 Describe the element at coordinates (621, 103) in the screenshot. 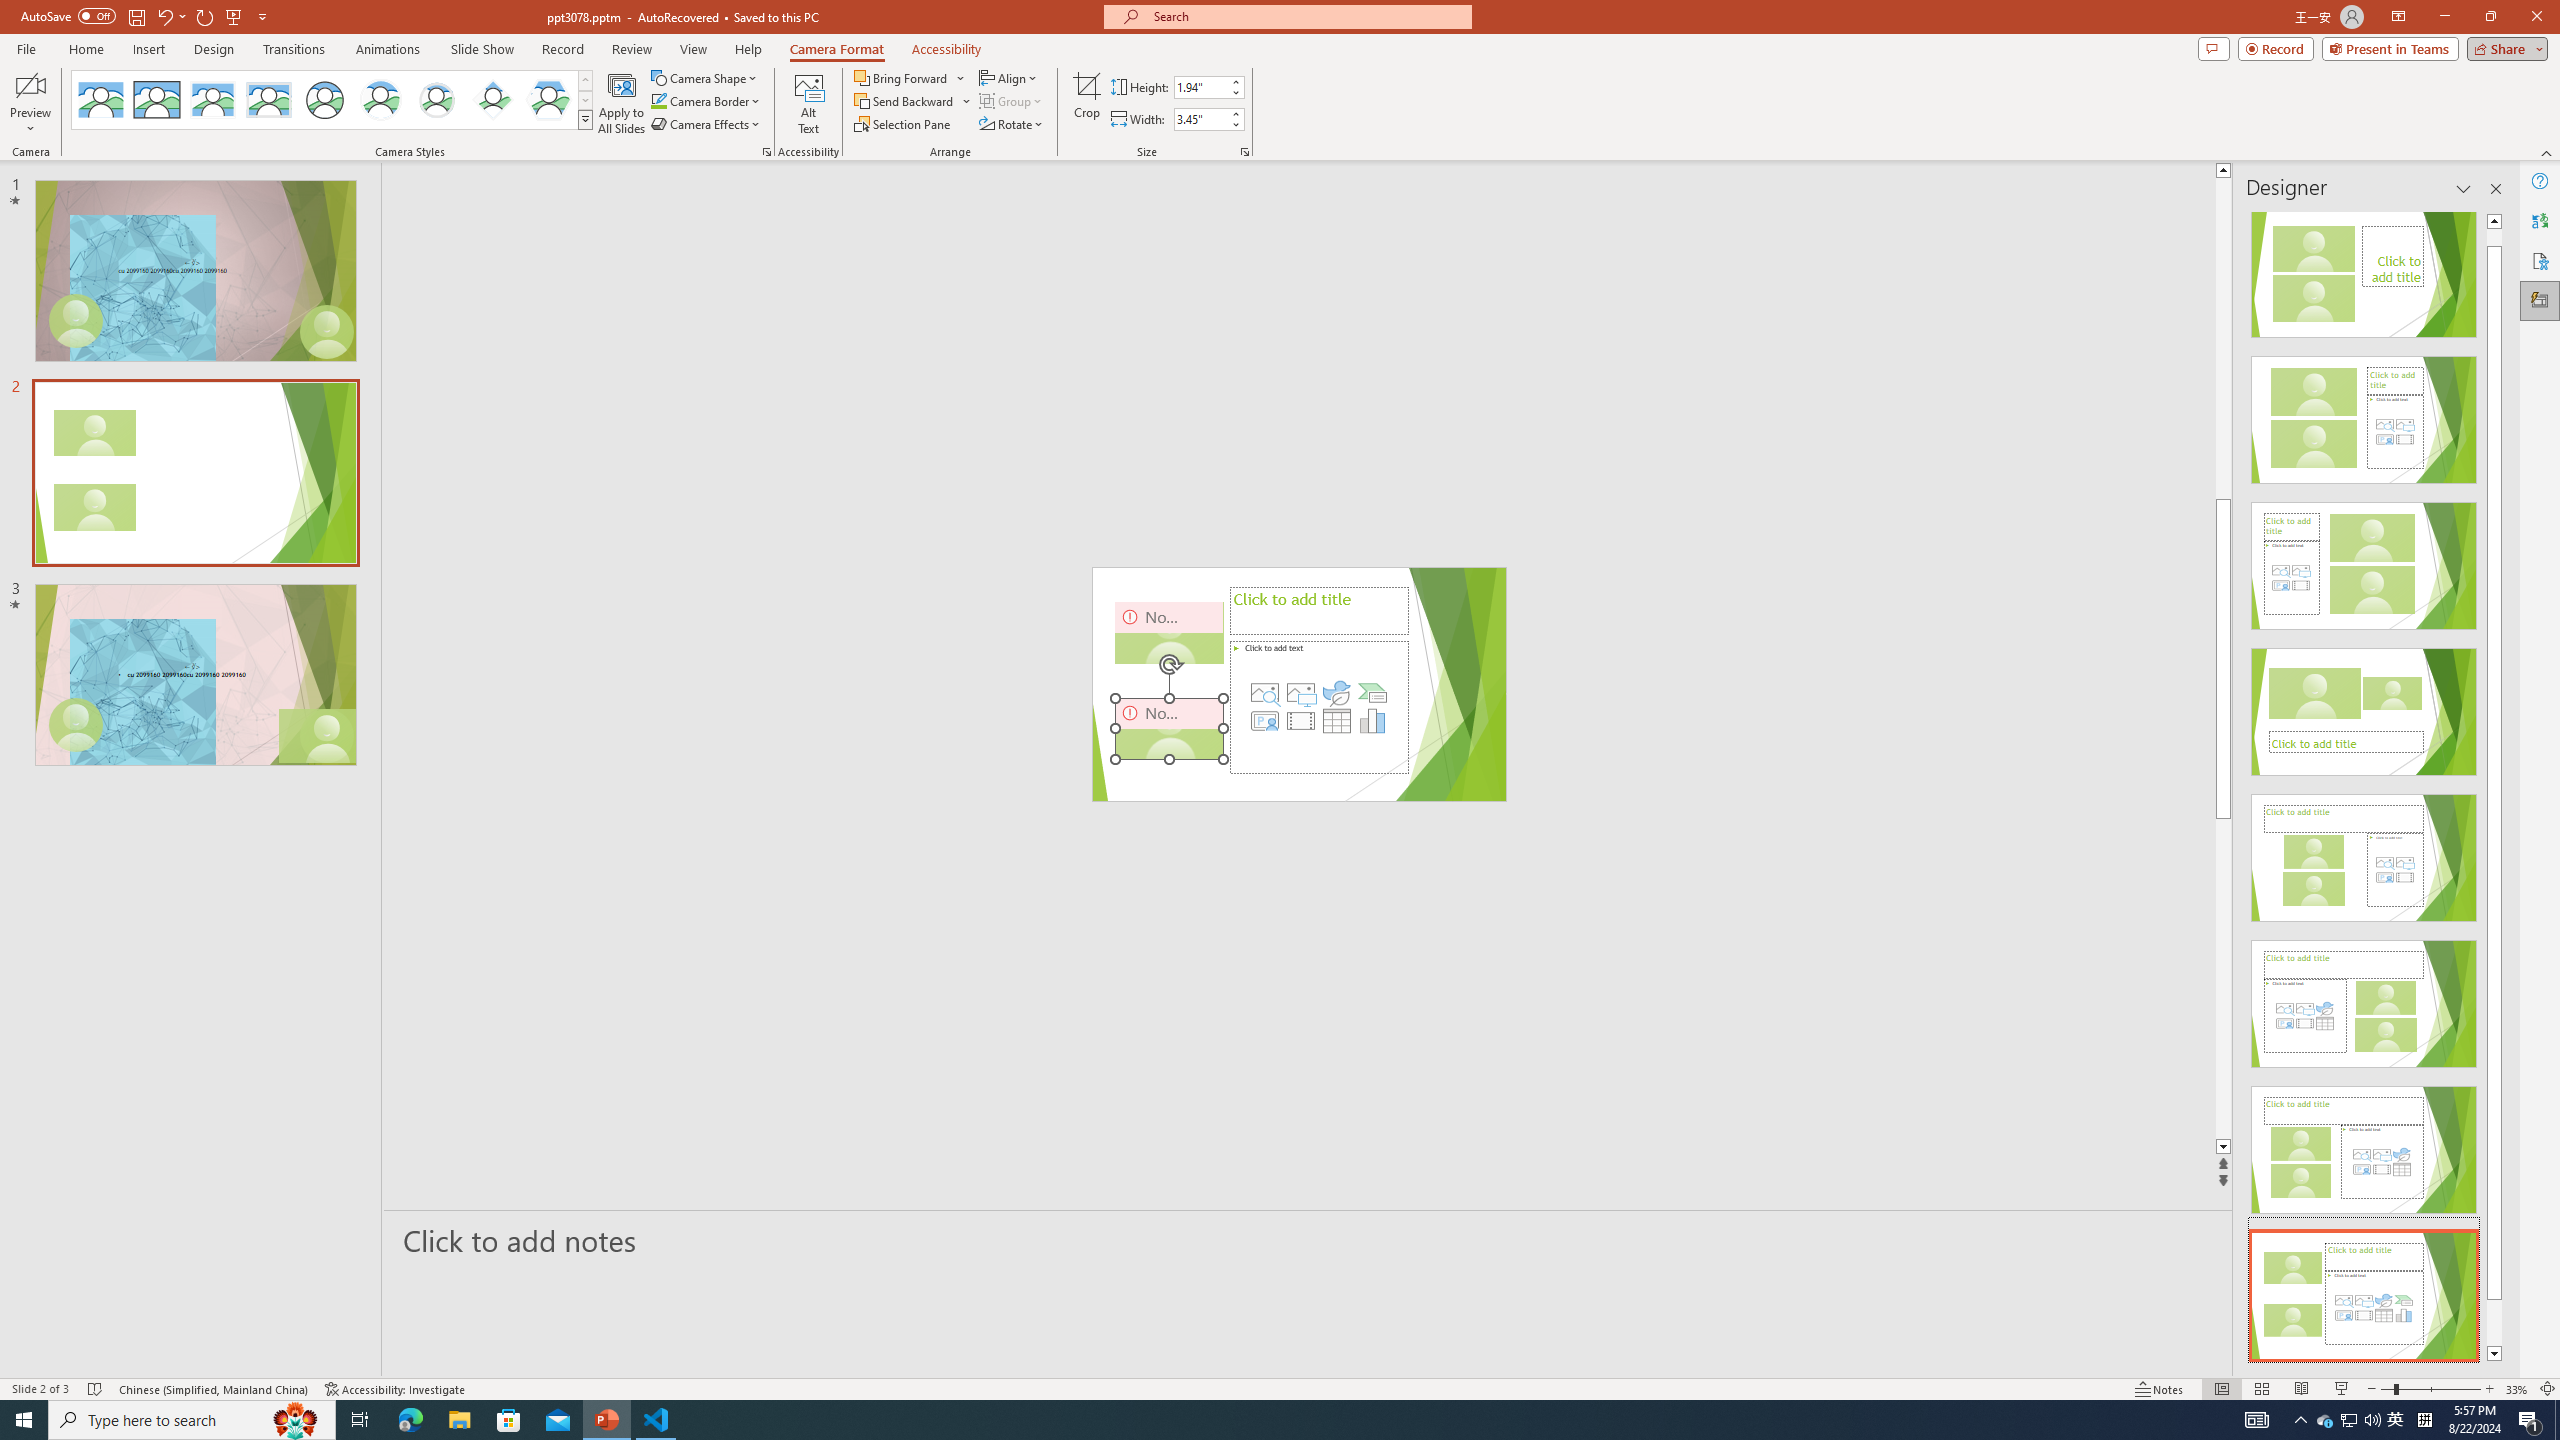

I see `'Apply to All Slides'` at that location.